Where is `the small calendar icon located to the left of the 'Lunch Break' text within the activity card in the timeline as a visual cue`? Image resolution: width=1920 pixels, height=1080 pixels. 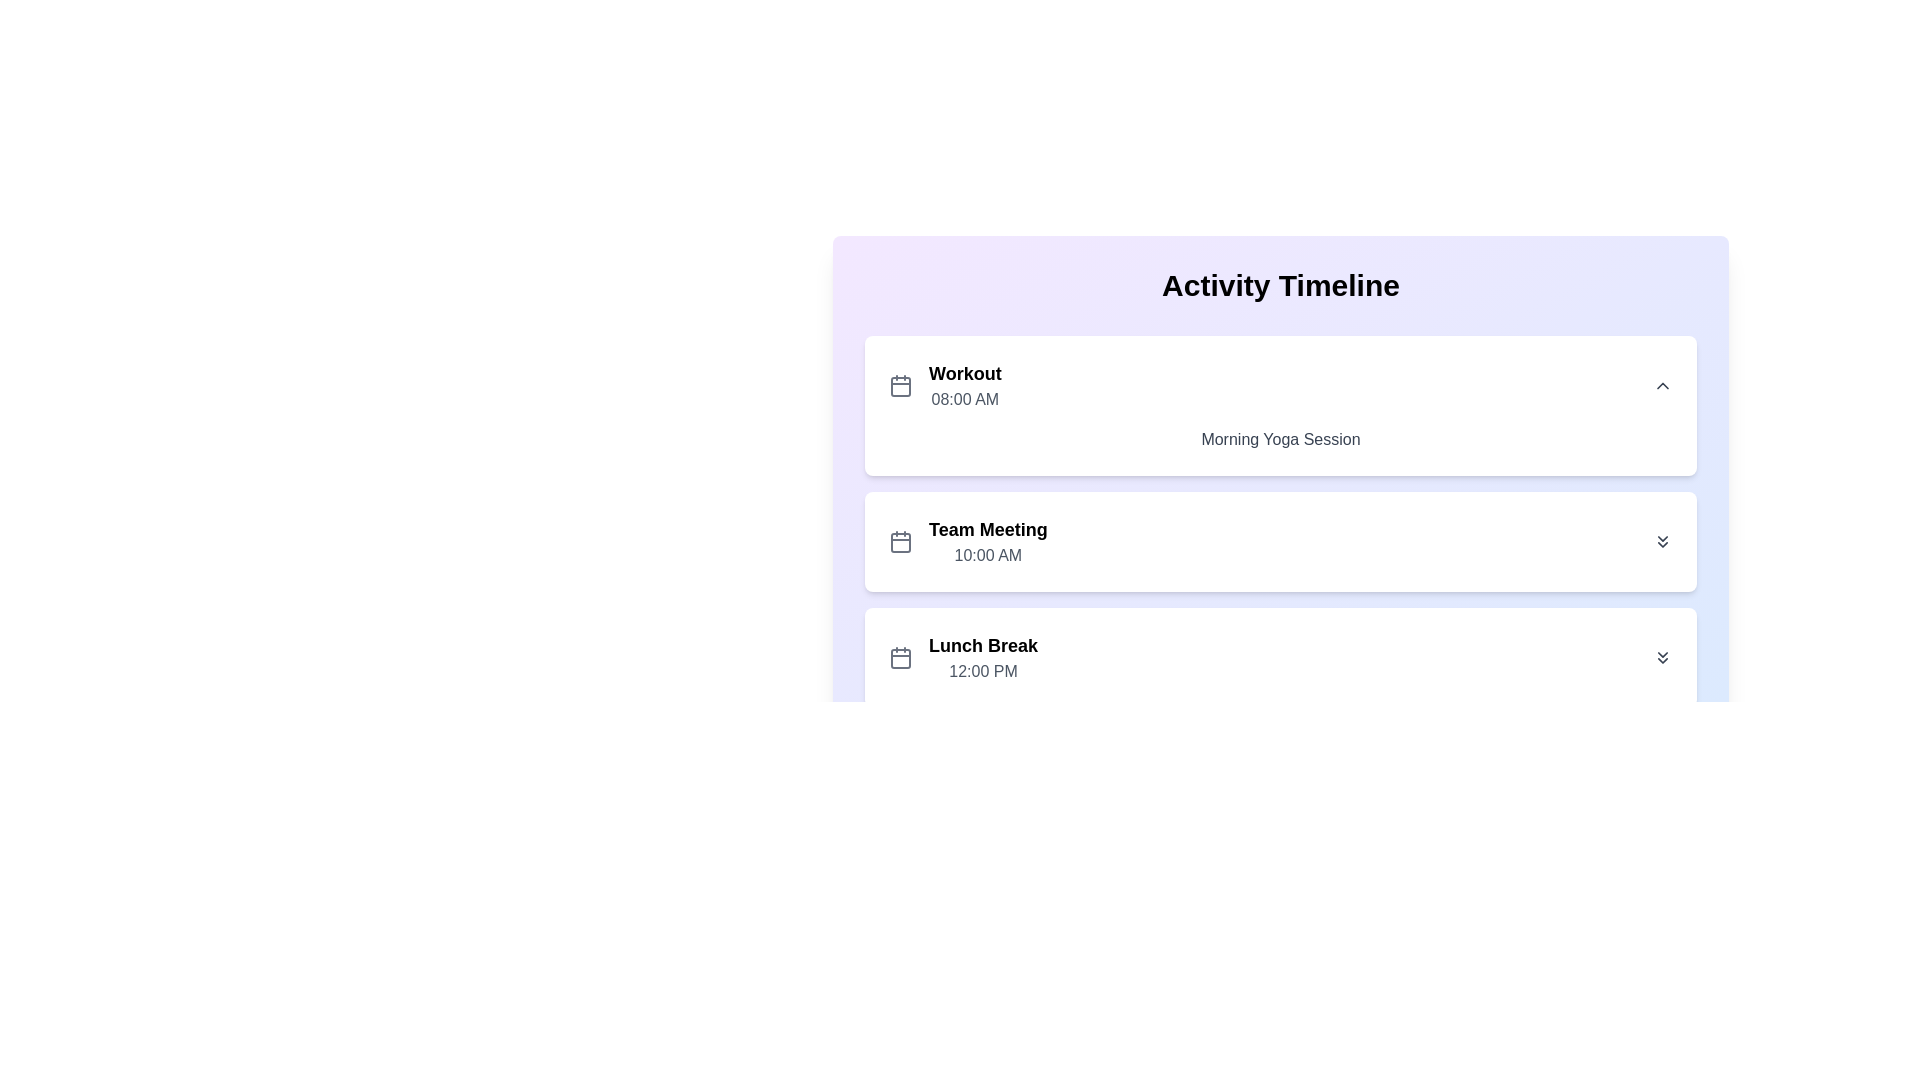
the small calendar icon located to the left of the 'Lunch Break' text within the activity card in the timeline as a visual cue is located at coordinates (900, 658).